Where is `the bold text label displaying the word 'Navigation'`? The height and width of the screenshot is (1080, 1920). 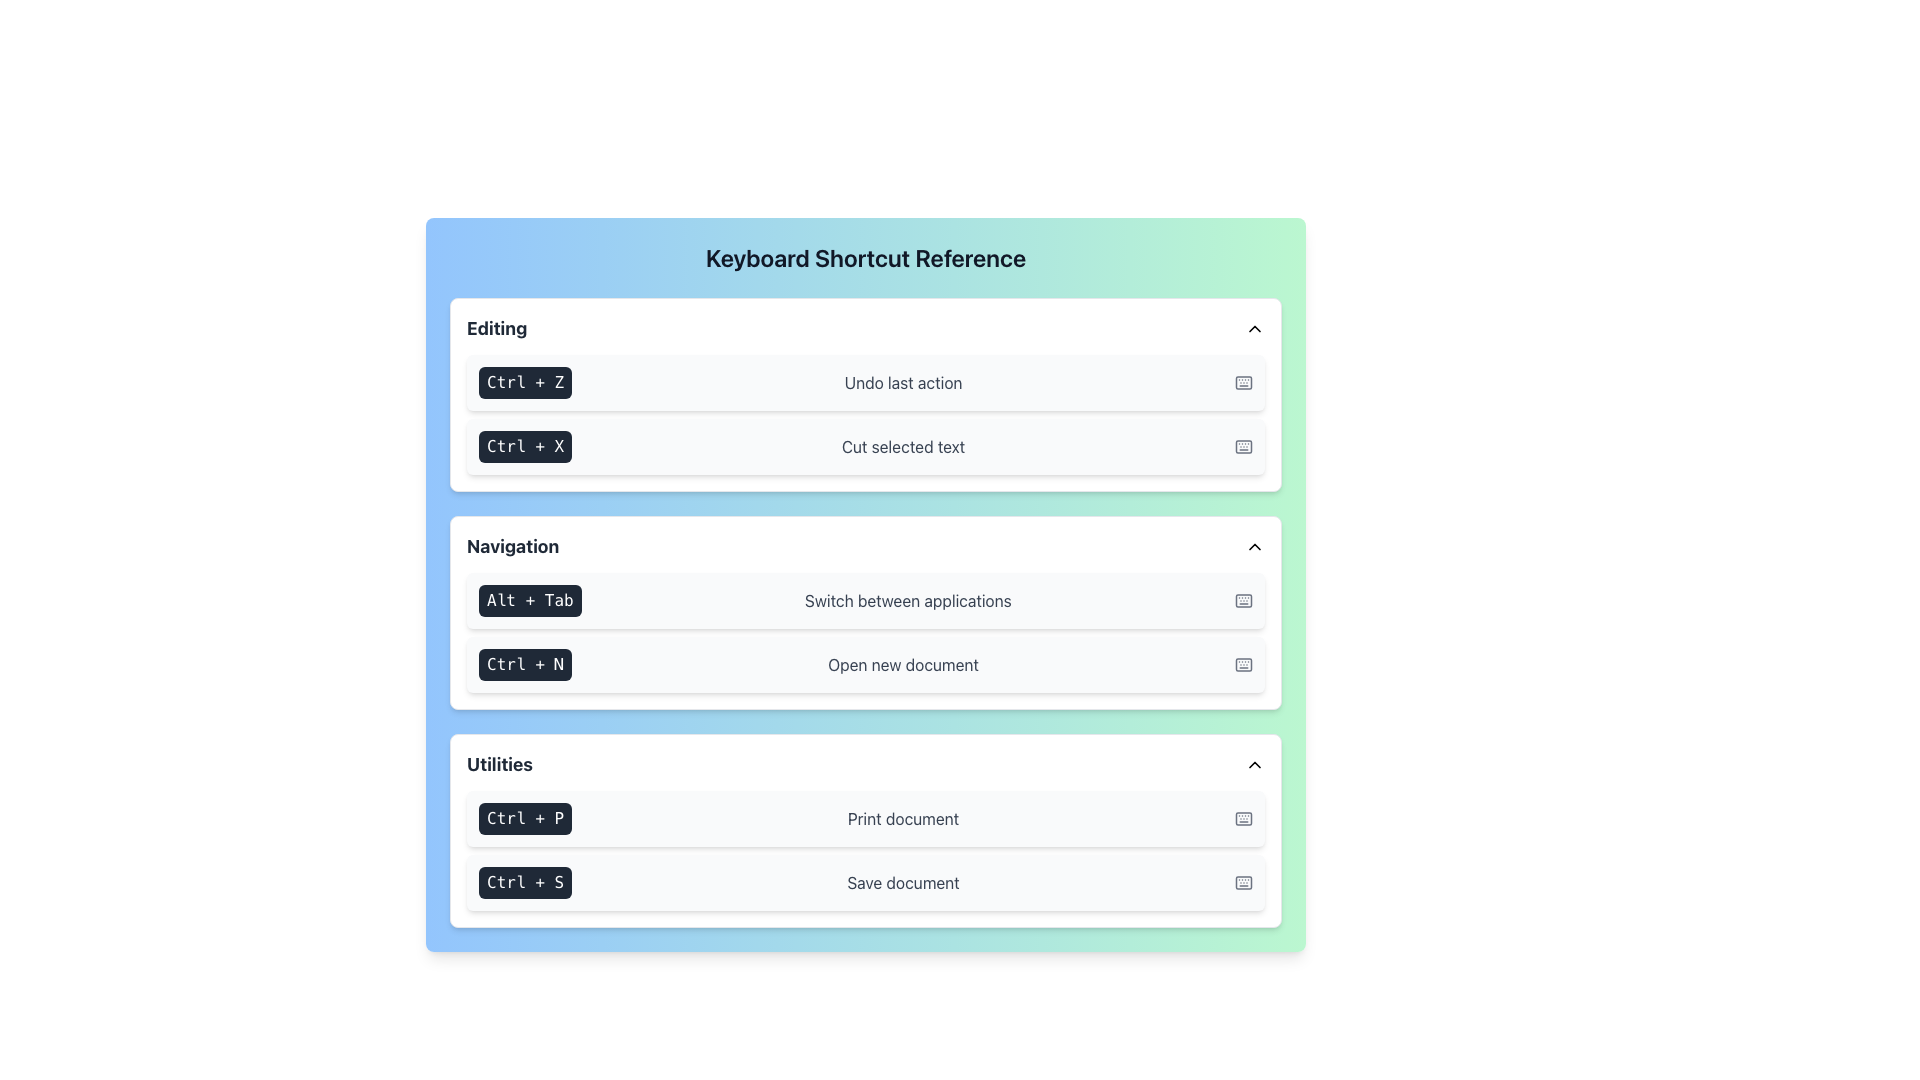 the bold text label displaying the word 'Navigation' is located at coordinates (513, 547).